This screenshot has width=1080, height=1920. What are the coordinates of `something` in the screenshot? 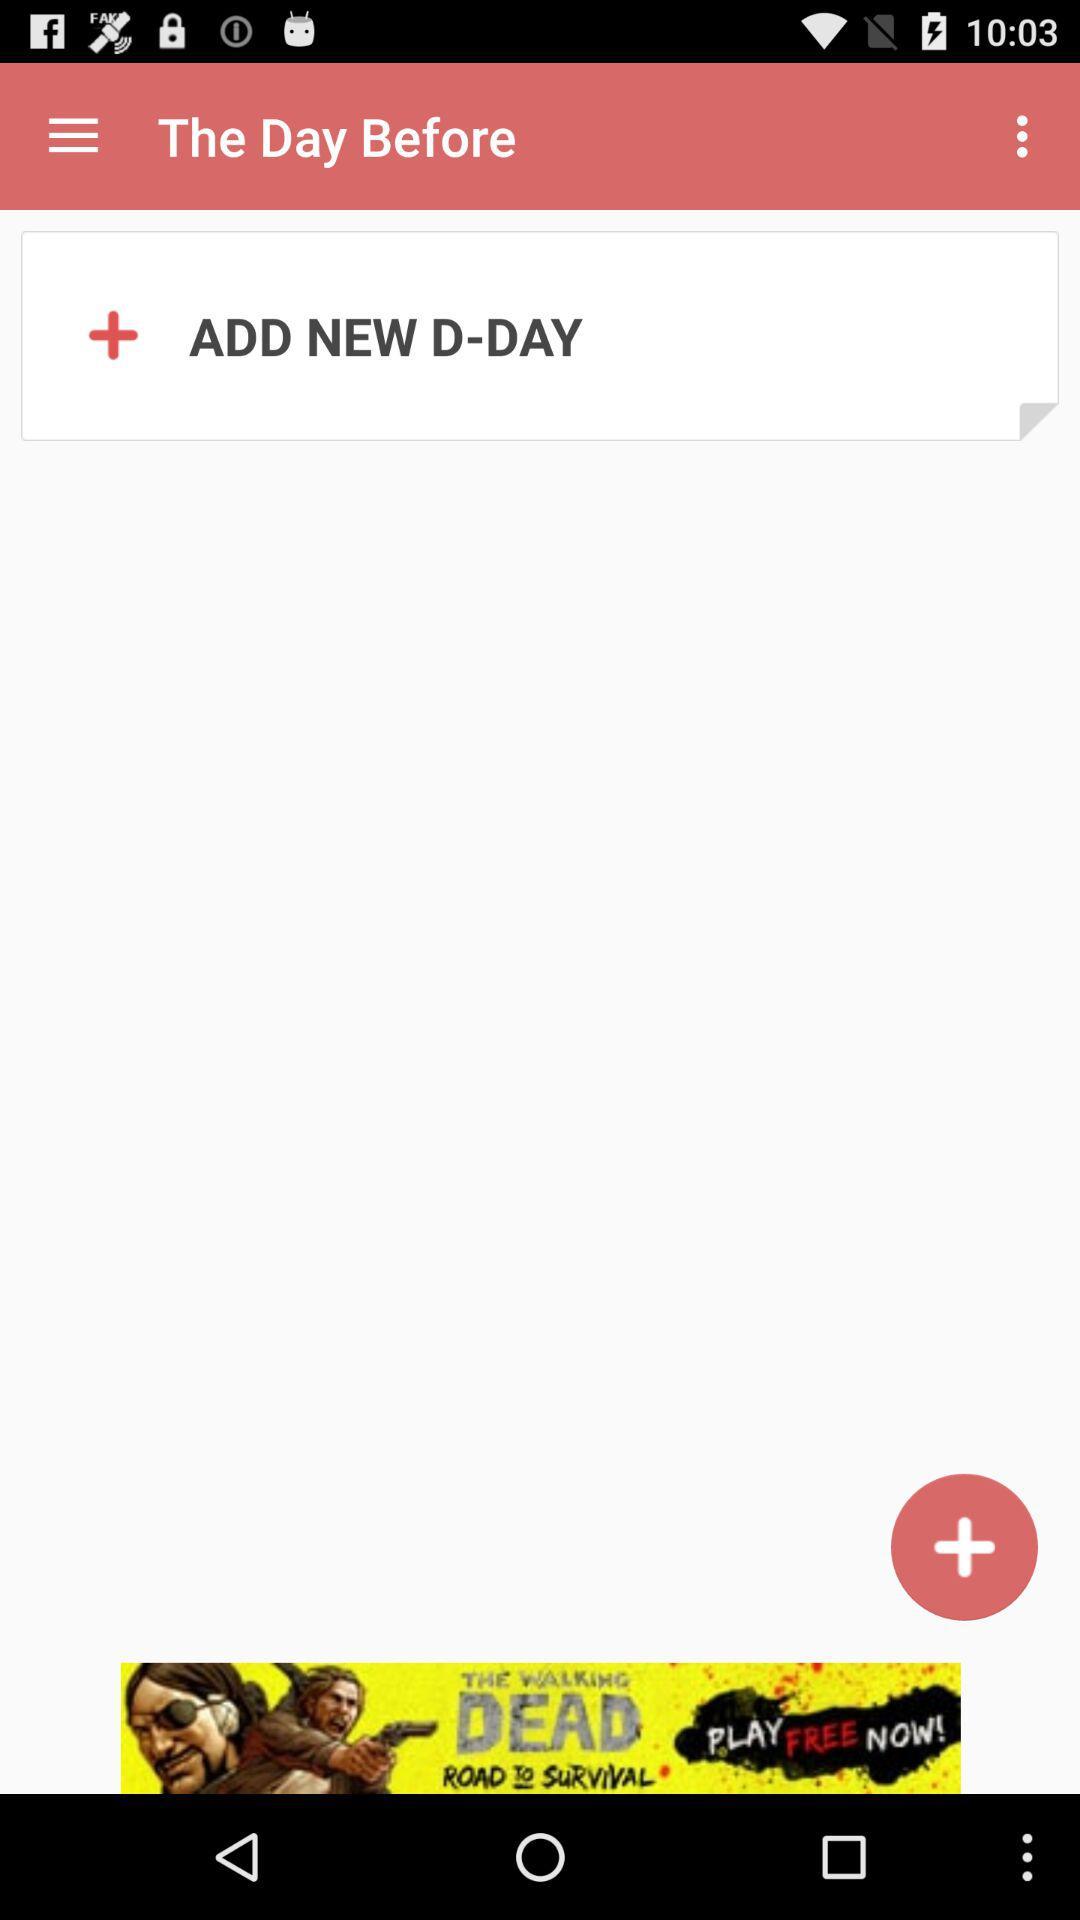 It's located at (963, 1546).